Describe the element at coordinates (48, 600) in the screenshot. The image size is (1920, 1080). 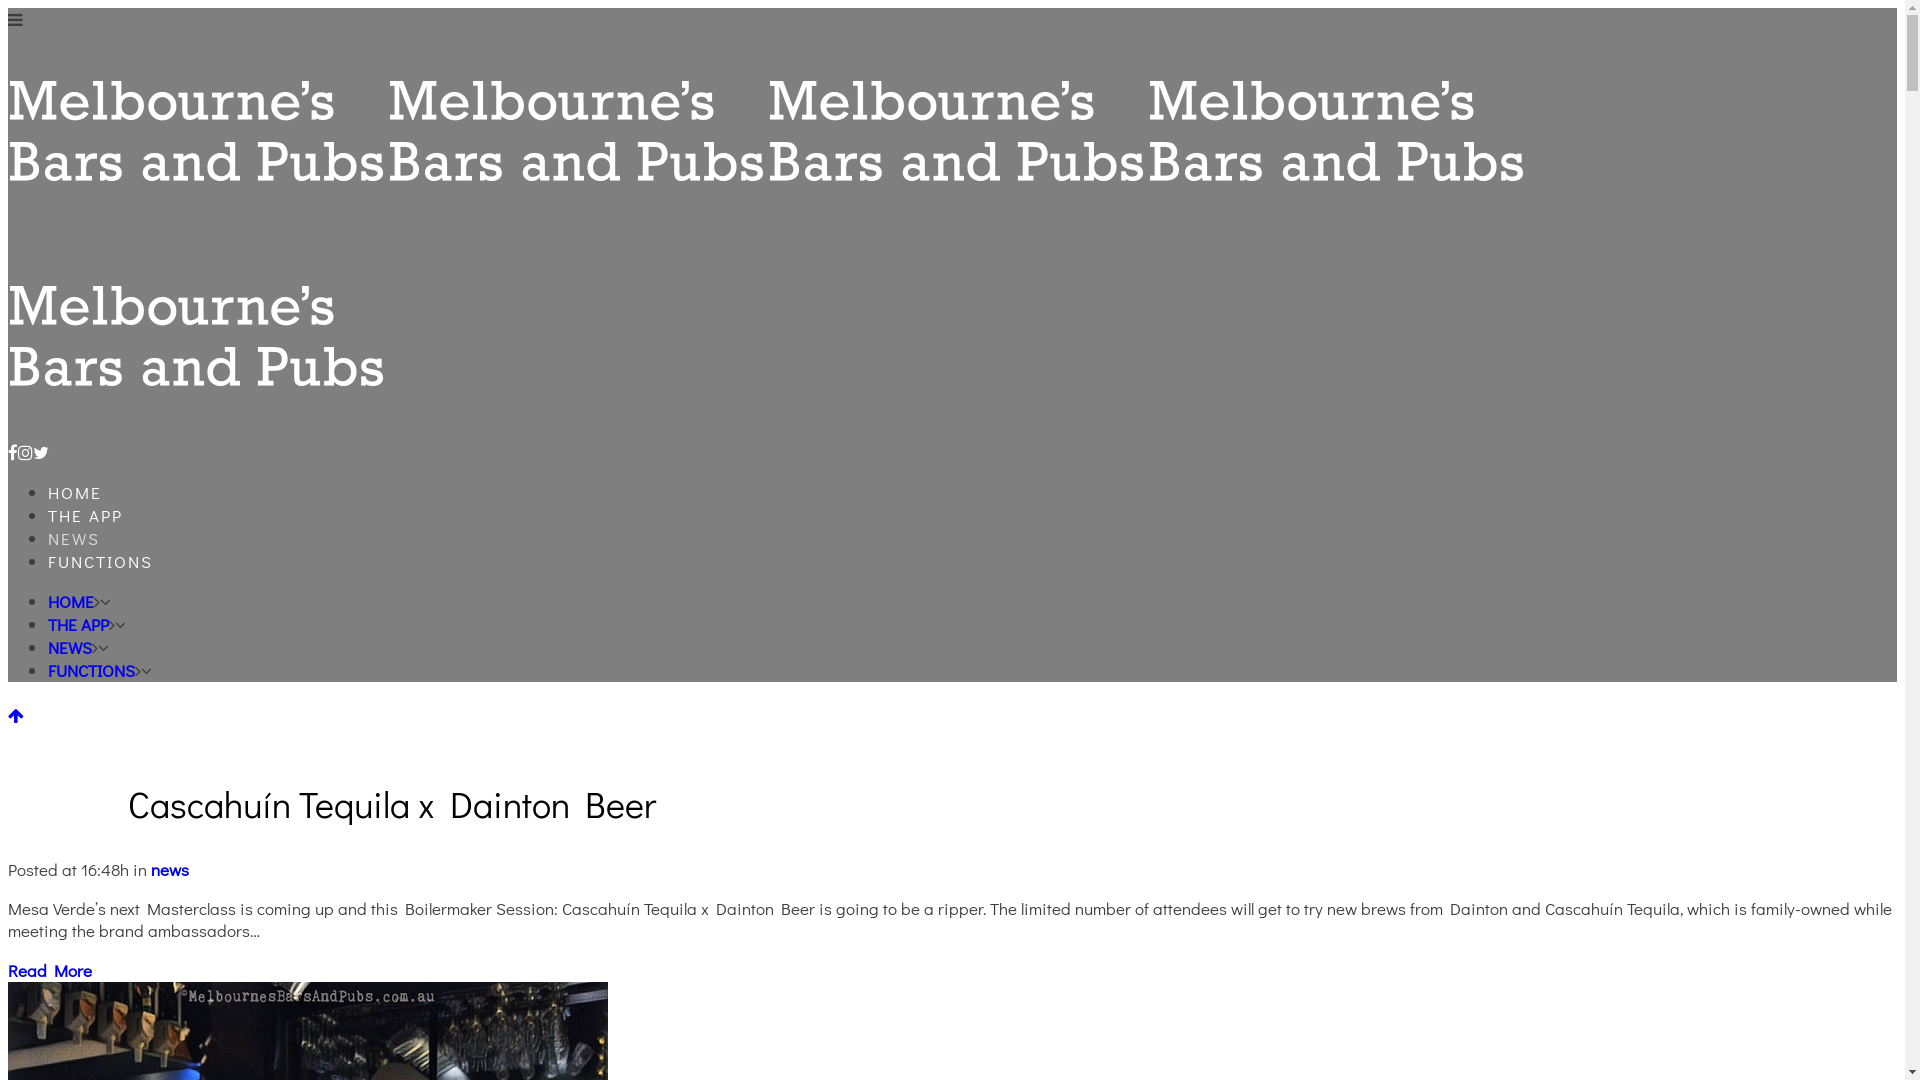
I see `'HOME'` at that location.